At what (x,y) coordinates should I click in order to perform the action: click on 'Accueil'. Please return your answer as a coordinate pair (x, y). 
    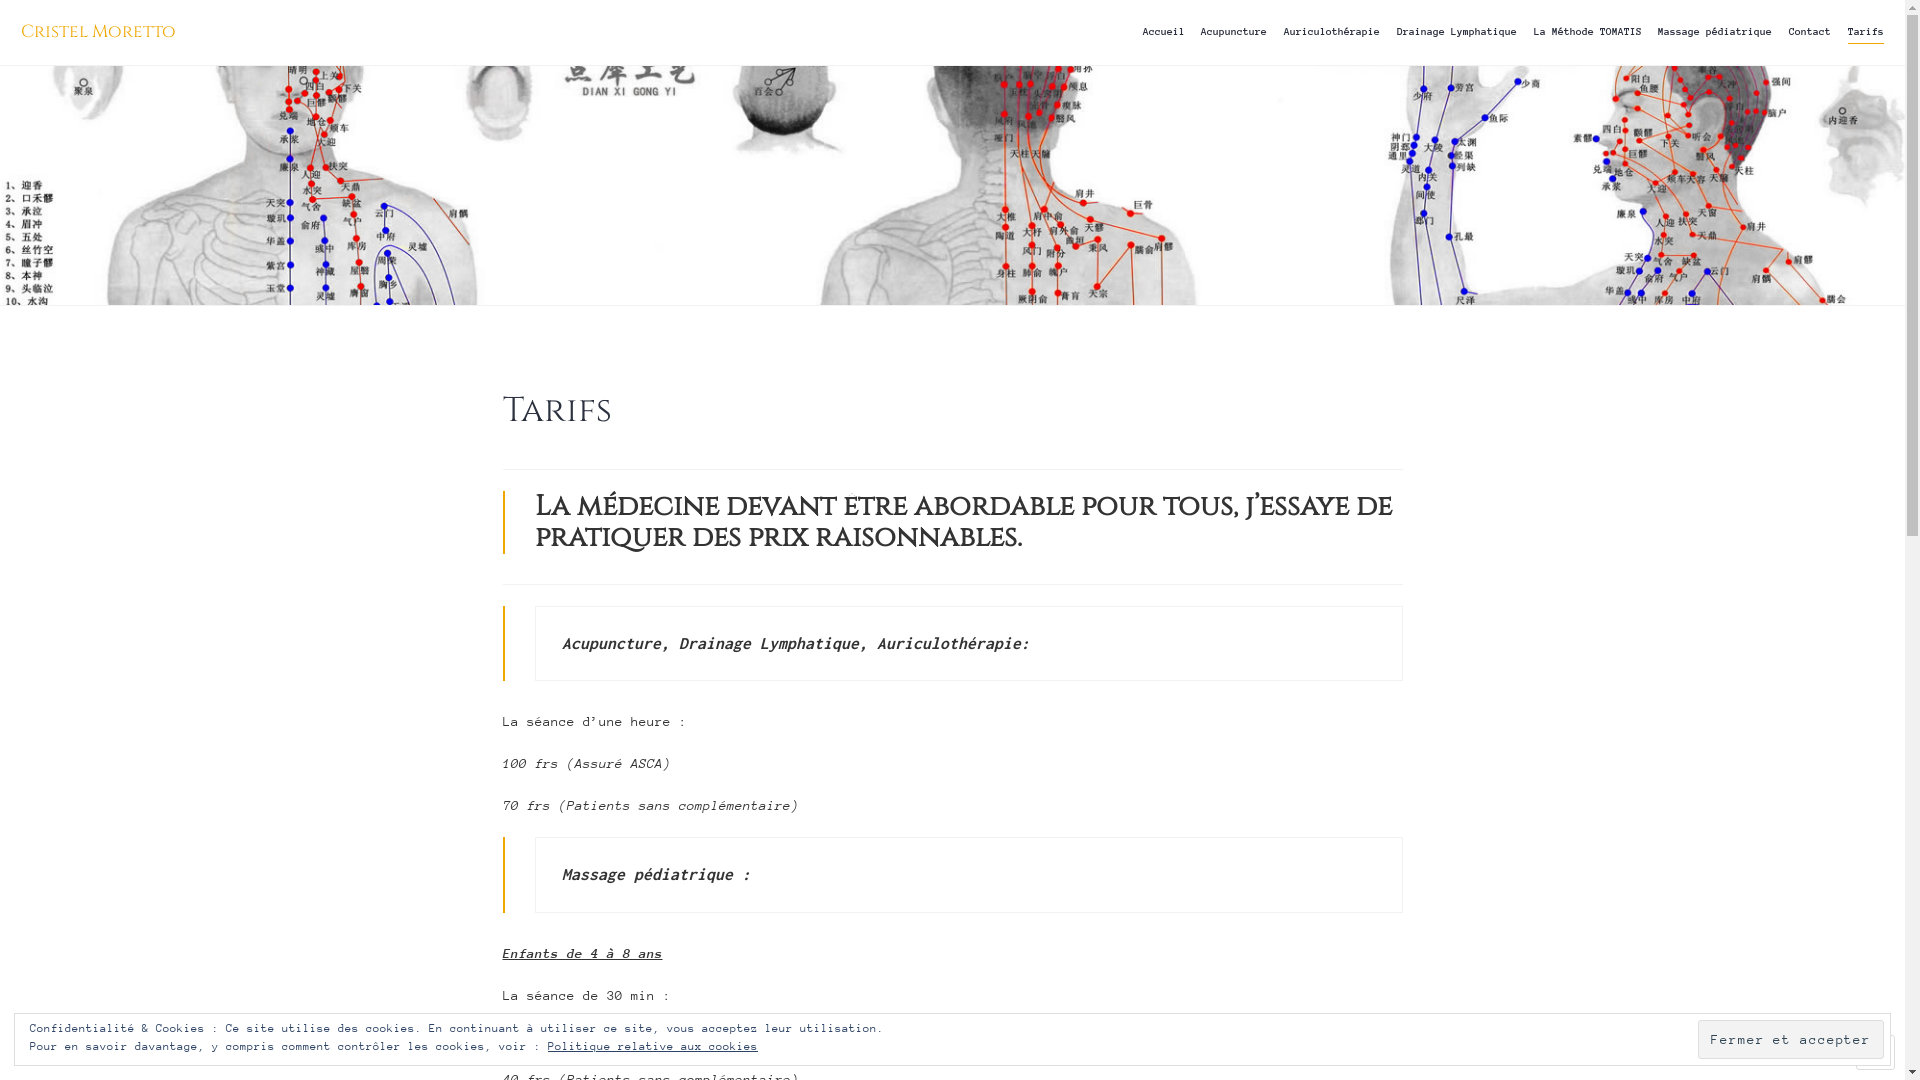
    Looking at the image, I should click on (1163, 32).